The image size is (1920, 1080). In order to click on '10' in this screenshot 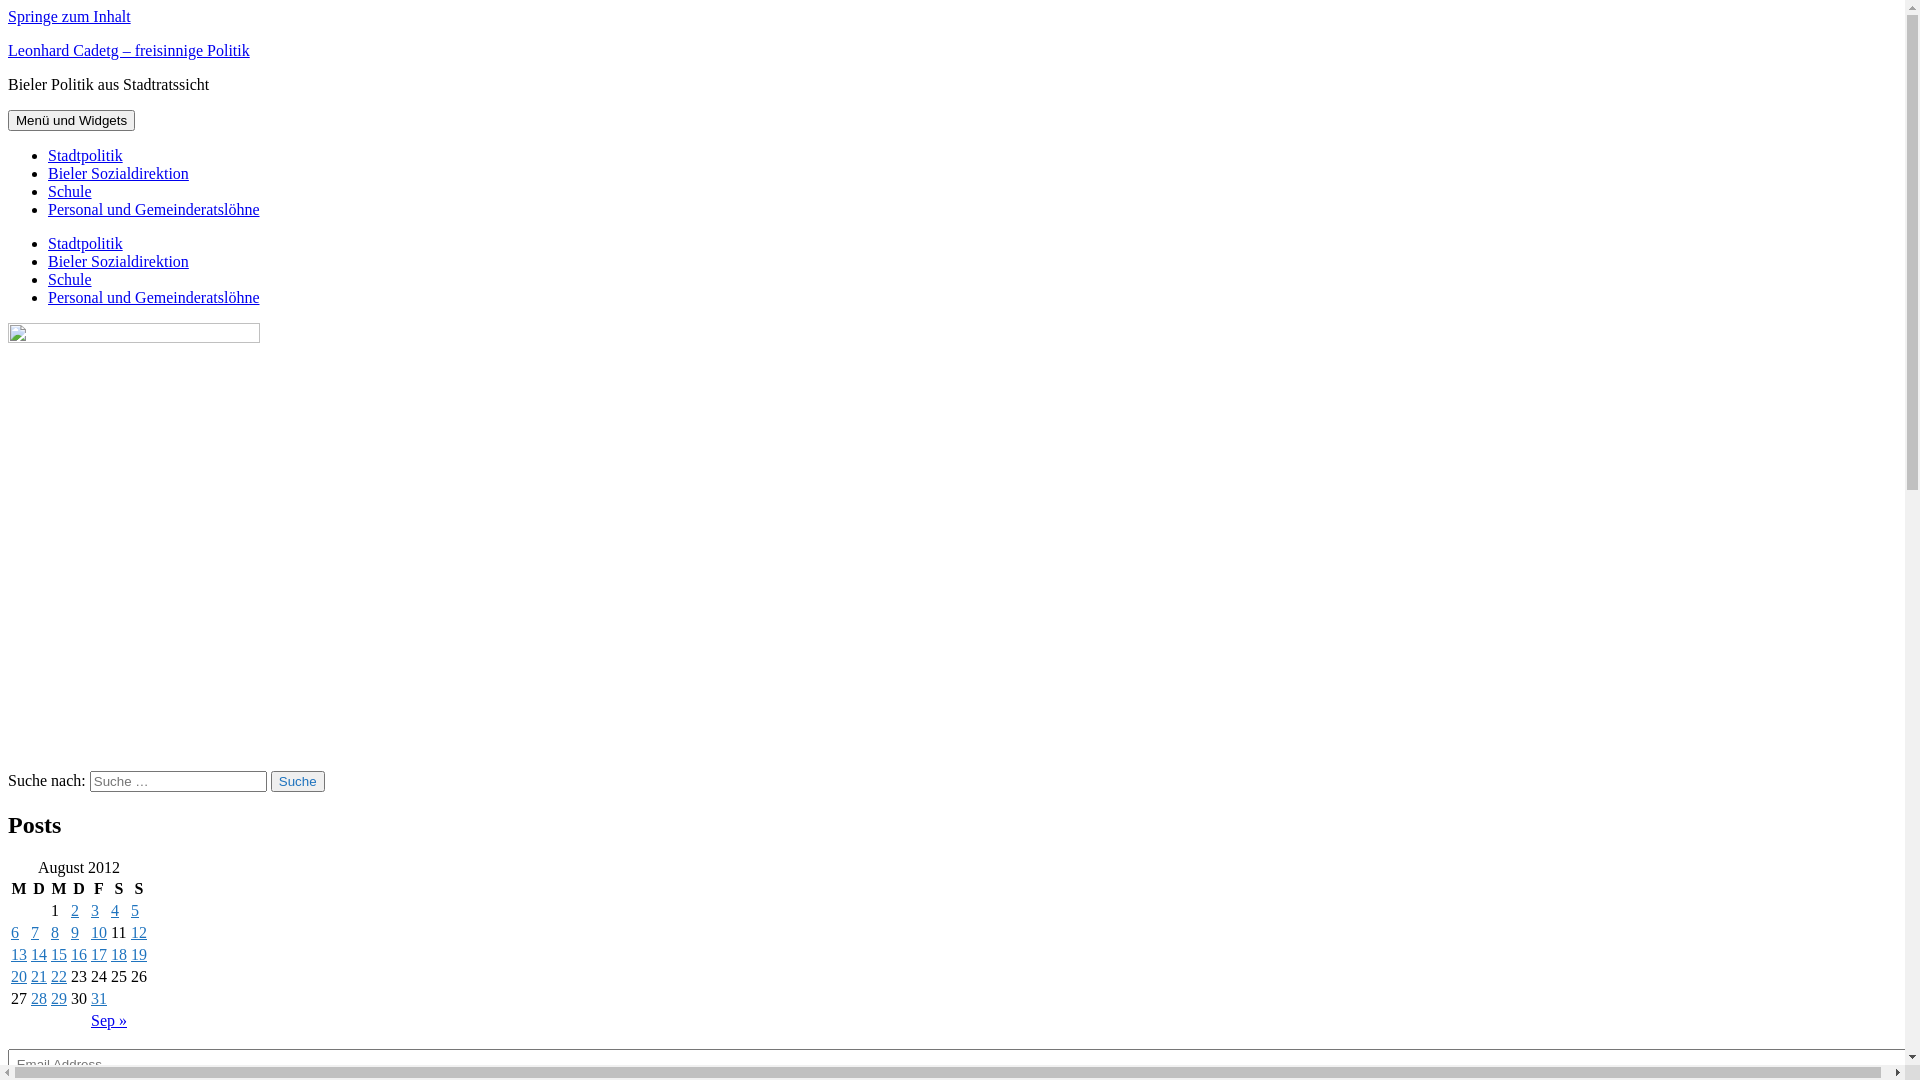, I will do `click(98, 932)`.